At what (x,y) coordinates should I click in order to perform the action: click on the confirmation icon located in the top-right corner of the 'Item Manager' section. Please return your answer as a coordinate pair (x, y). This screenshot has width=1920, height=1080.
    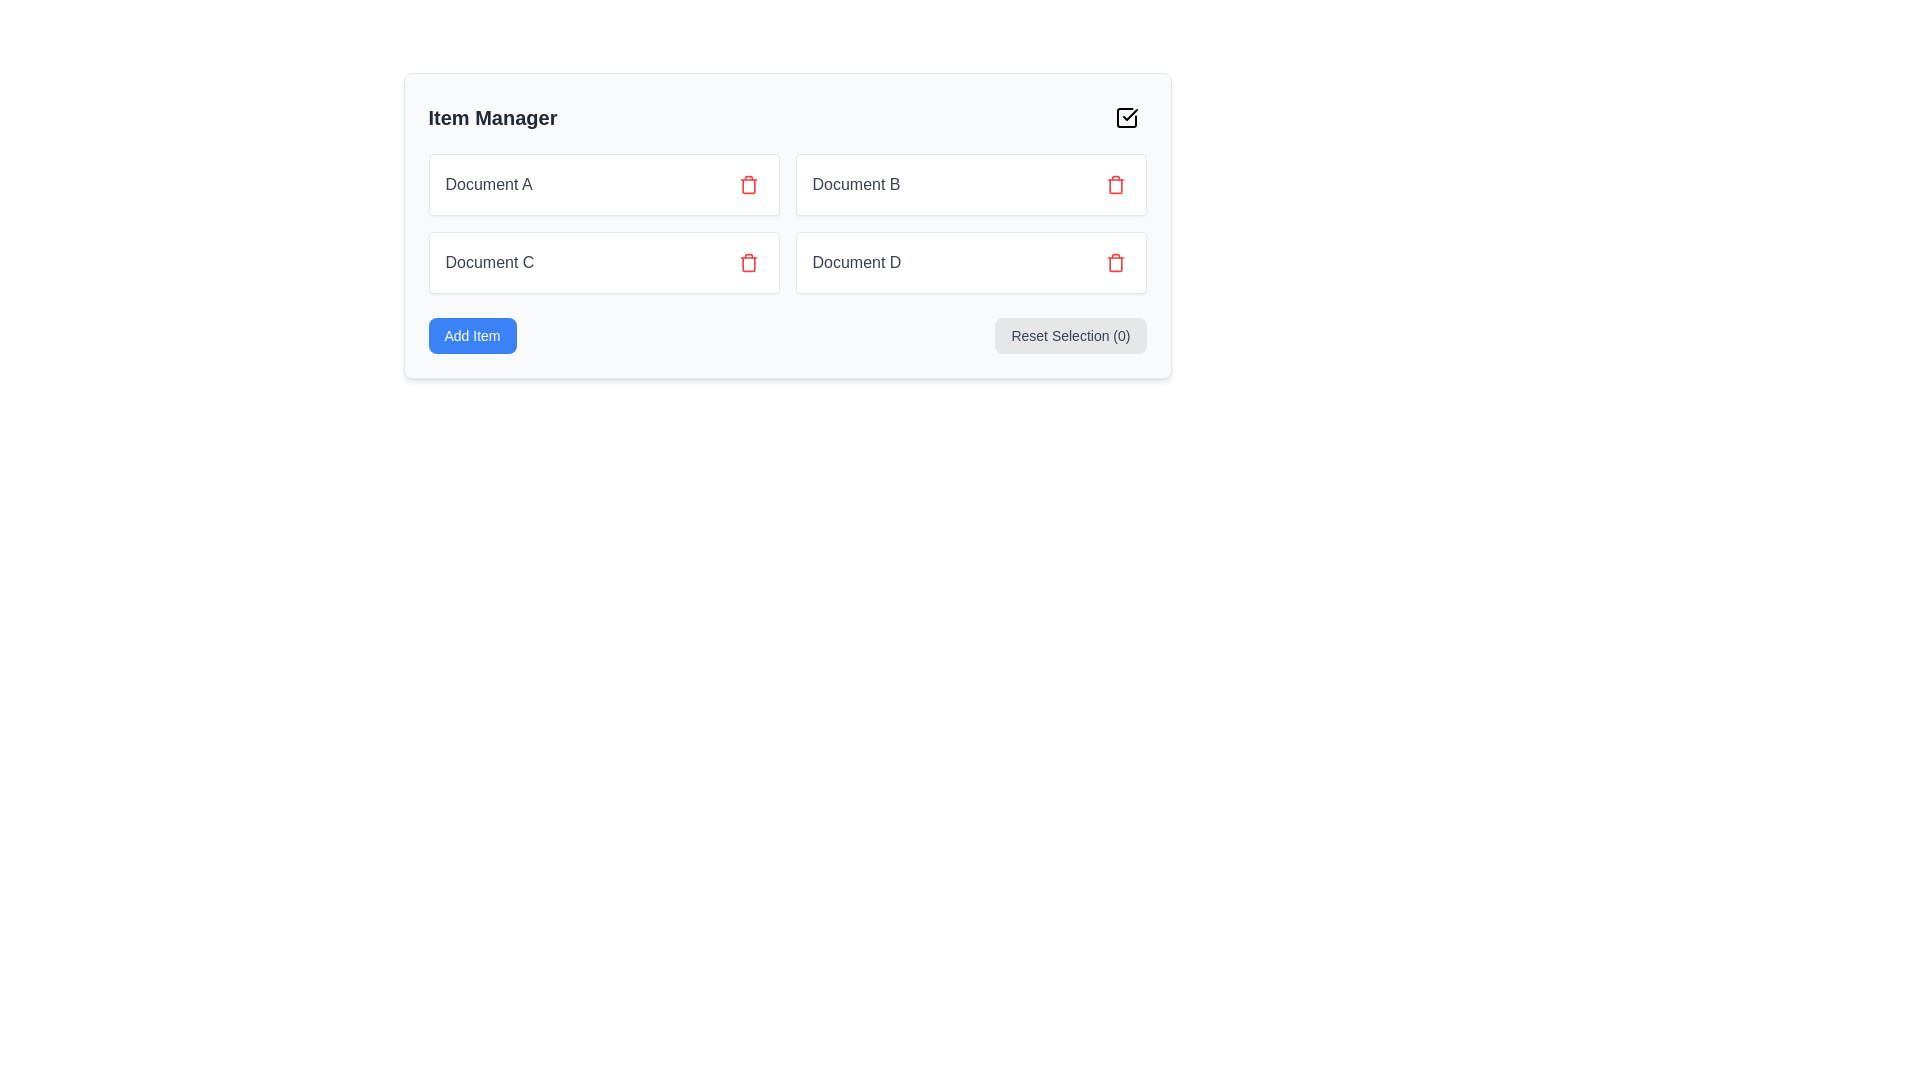
    Looking at the image, I should click on (1129, 115).